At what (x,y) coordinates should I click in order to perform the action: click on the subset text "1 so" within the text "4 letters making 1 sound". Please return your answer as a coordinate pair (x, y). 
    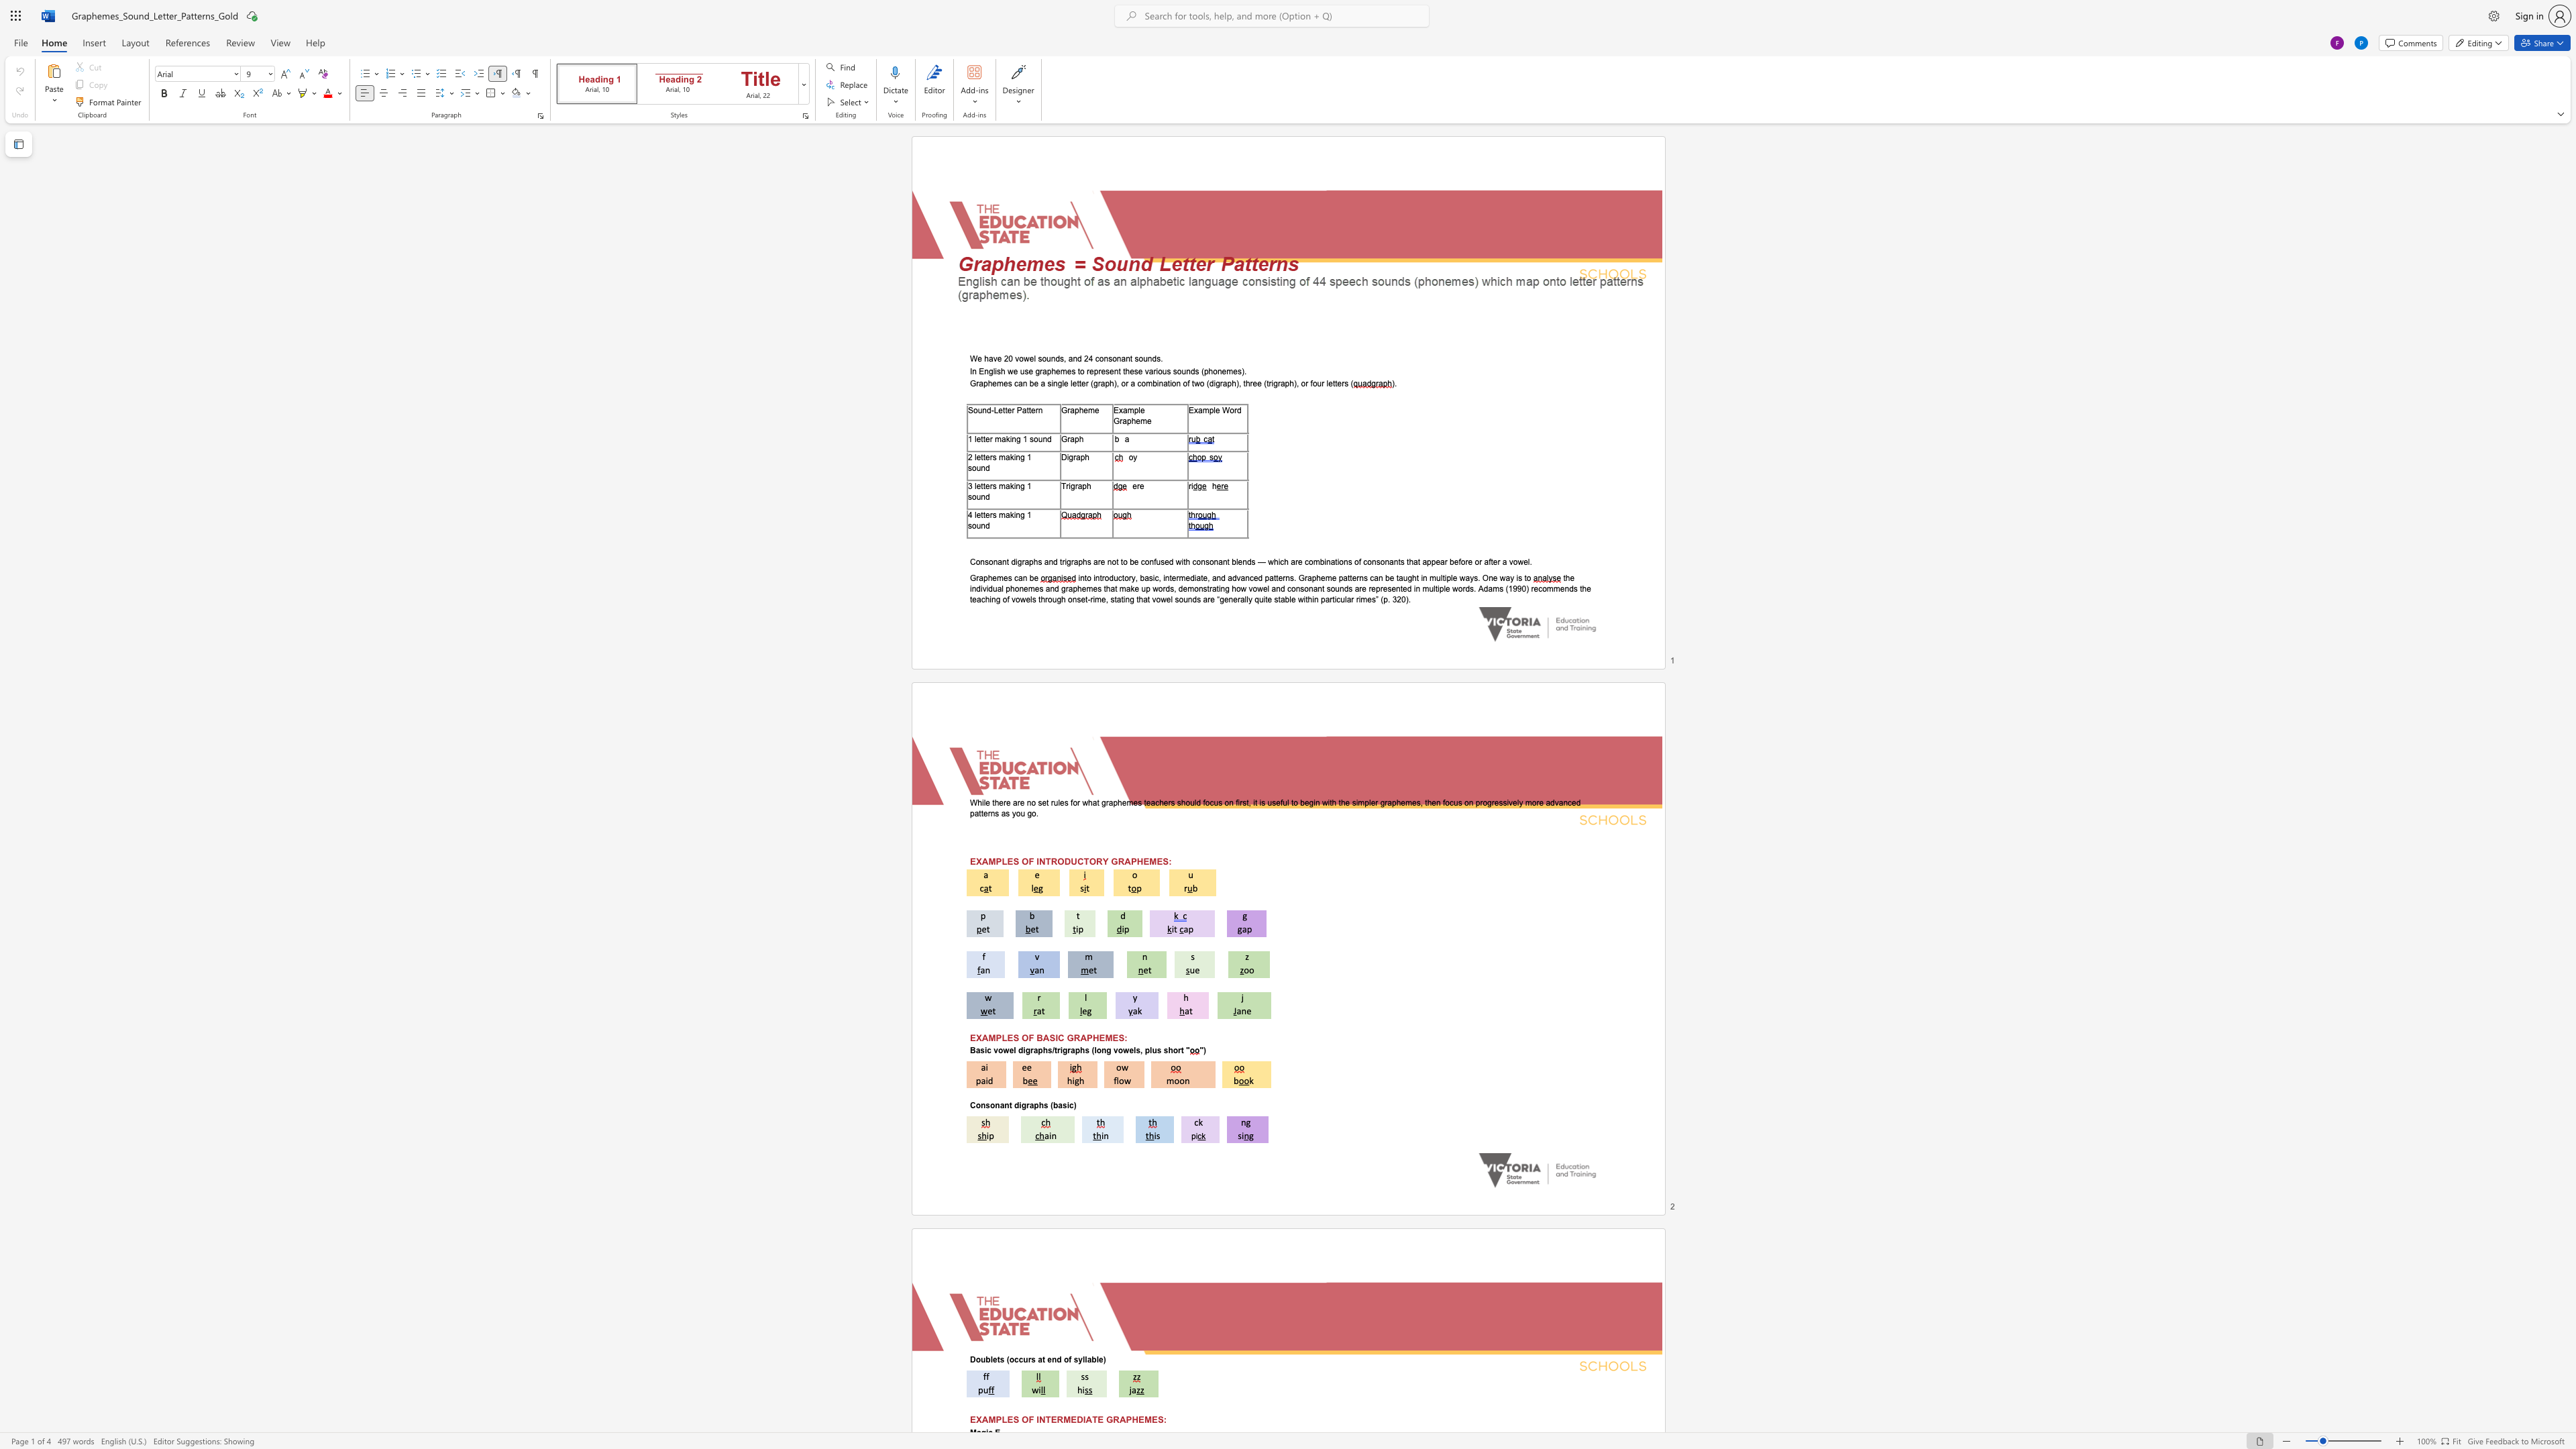
    Looking at the image, I should click on (1026, 513).